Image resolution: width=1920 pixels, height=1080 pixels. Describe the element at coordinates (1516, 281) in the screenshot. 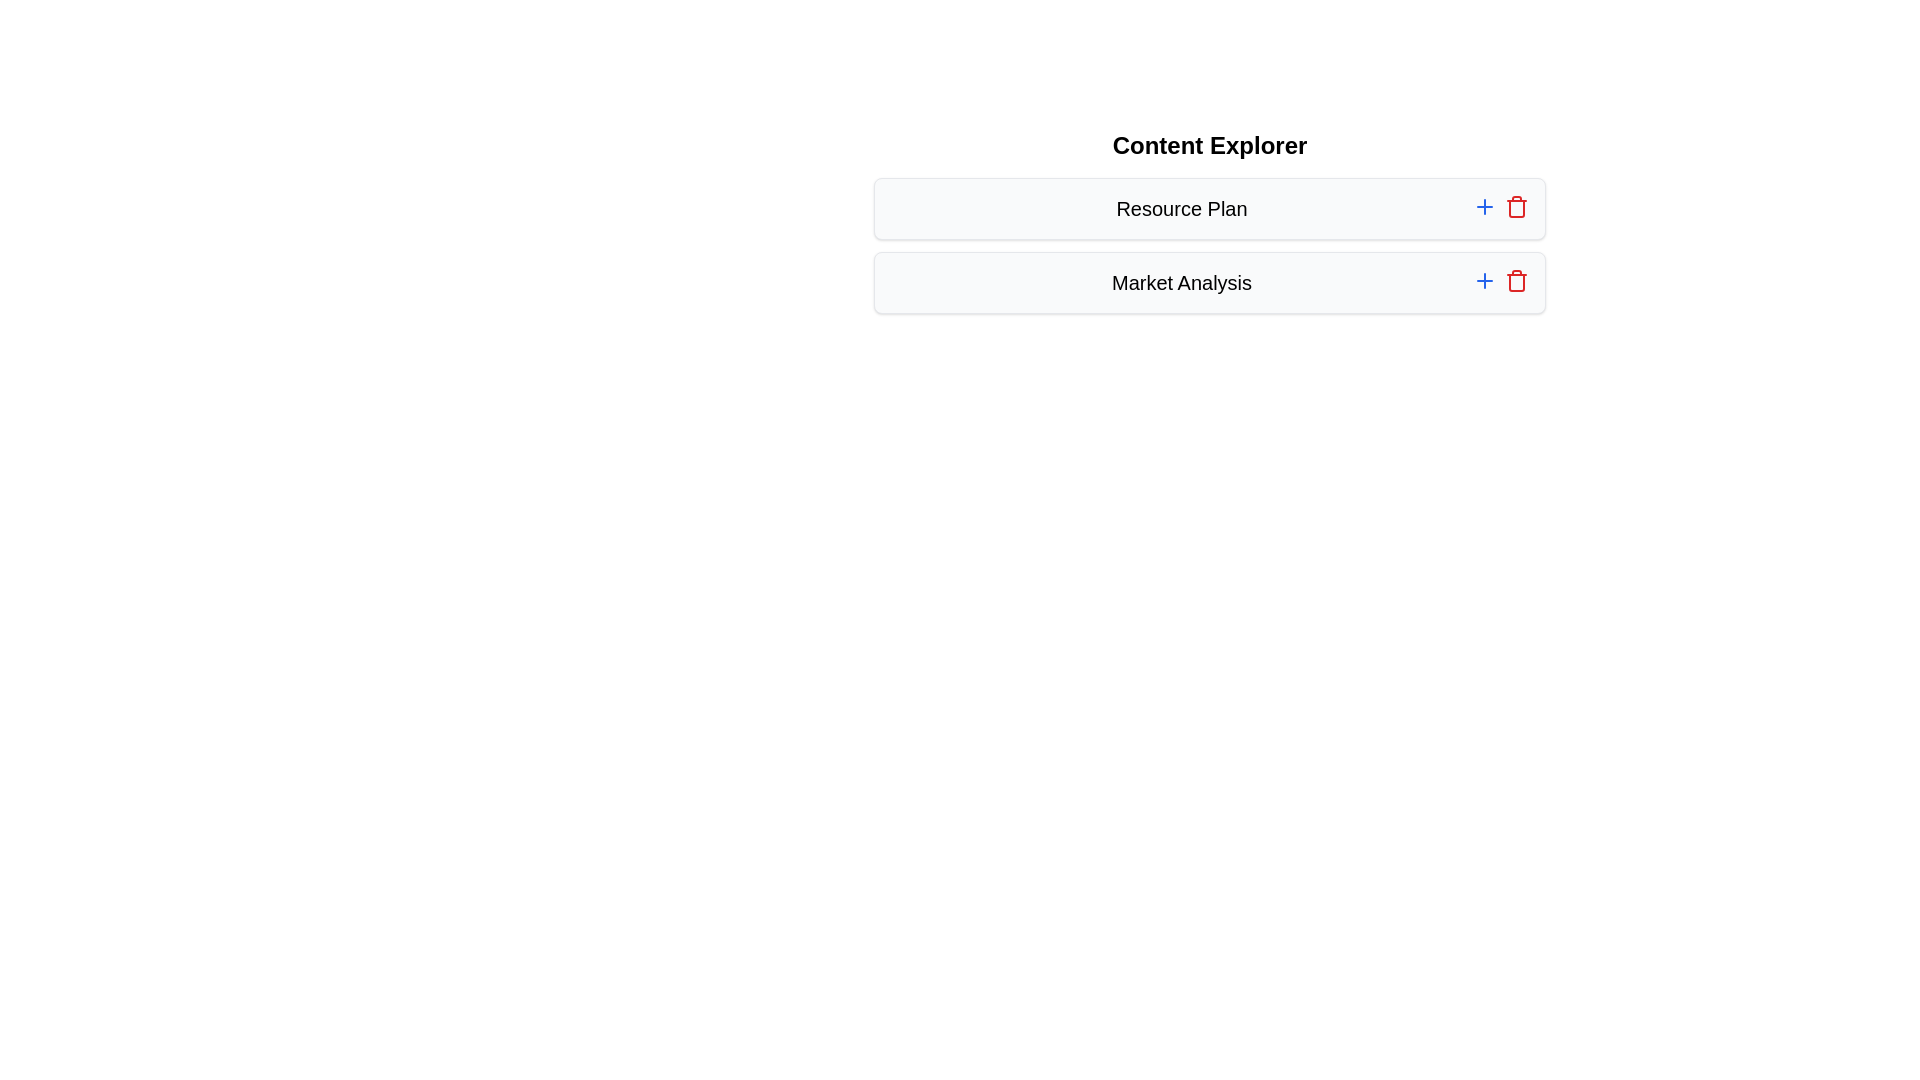

I see `the trash icon next to the content item labeled Market Analysis to remove it` at that location.